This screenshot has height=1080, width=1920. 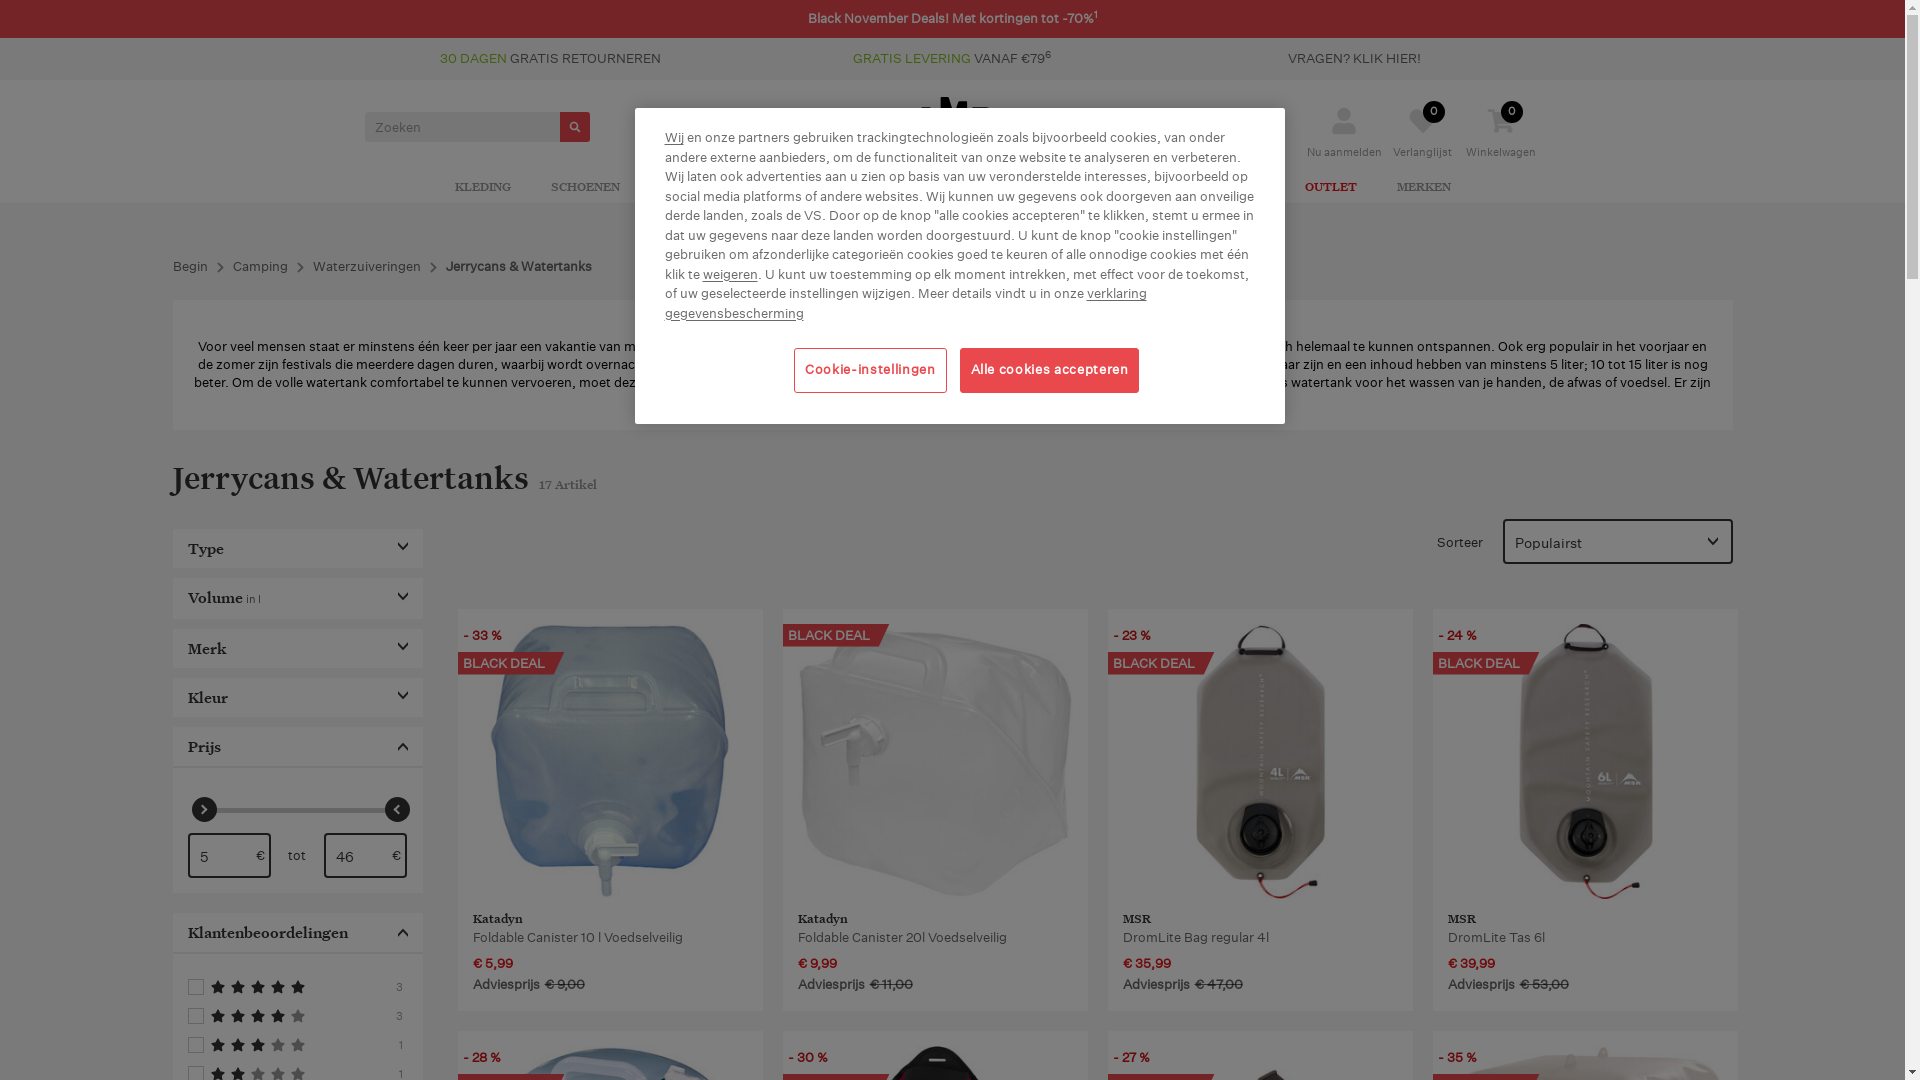 What do you see at coordinates (608, 810) in the screenshot?
I see `'Katadyn Foldable Canister 10 l Voedselveilig'` at bounding box center [608, 810].